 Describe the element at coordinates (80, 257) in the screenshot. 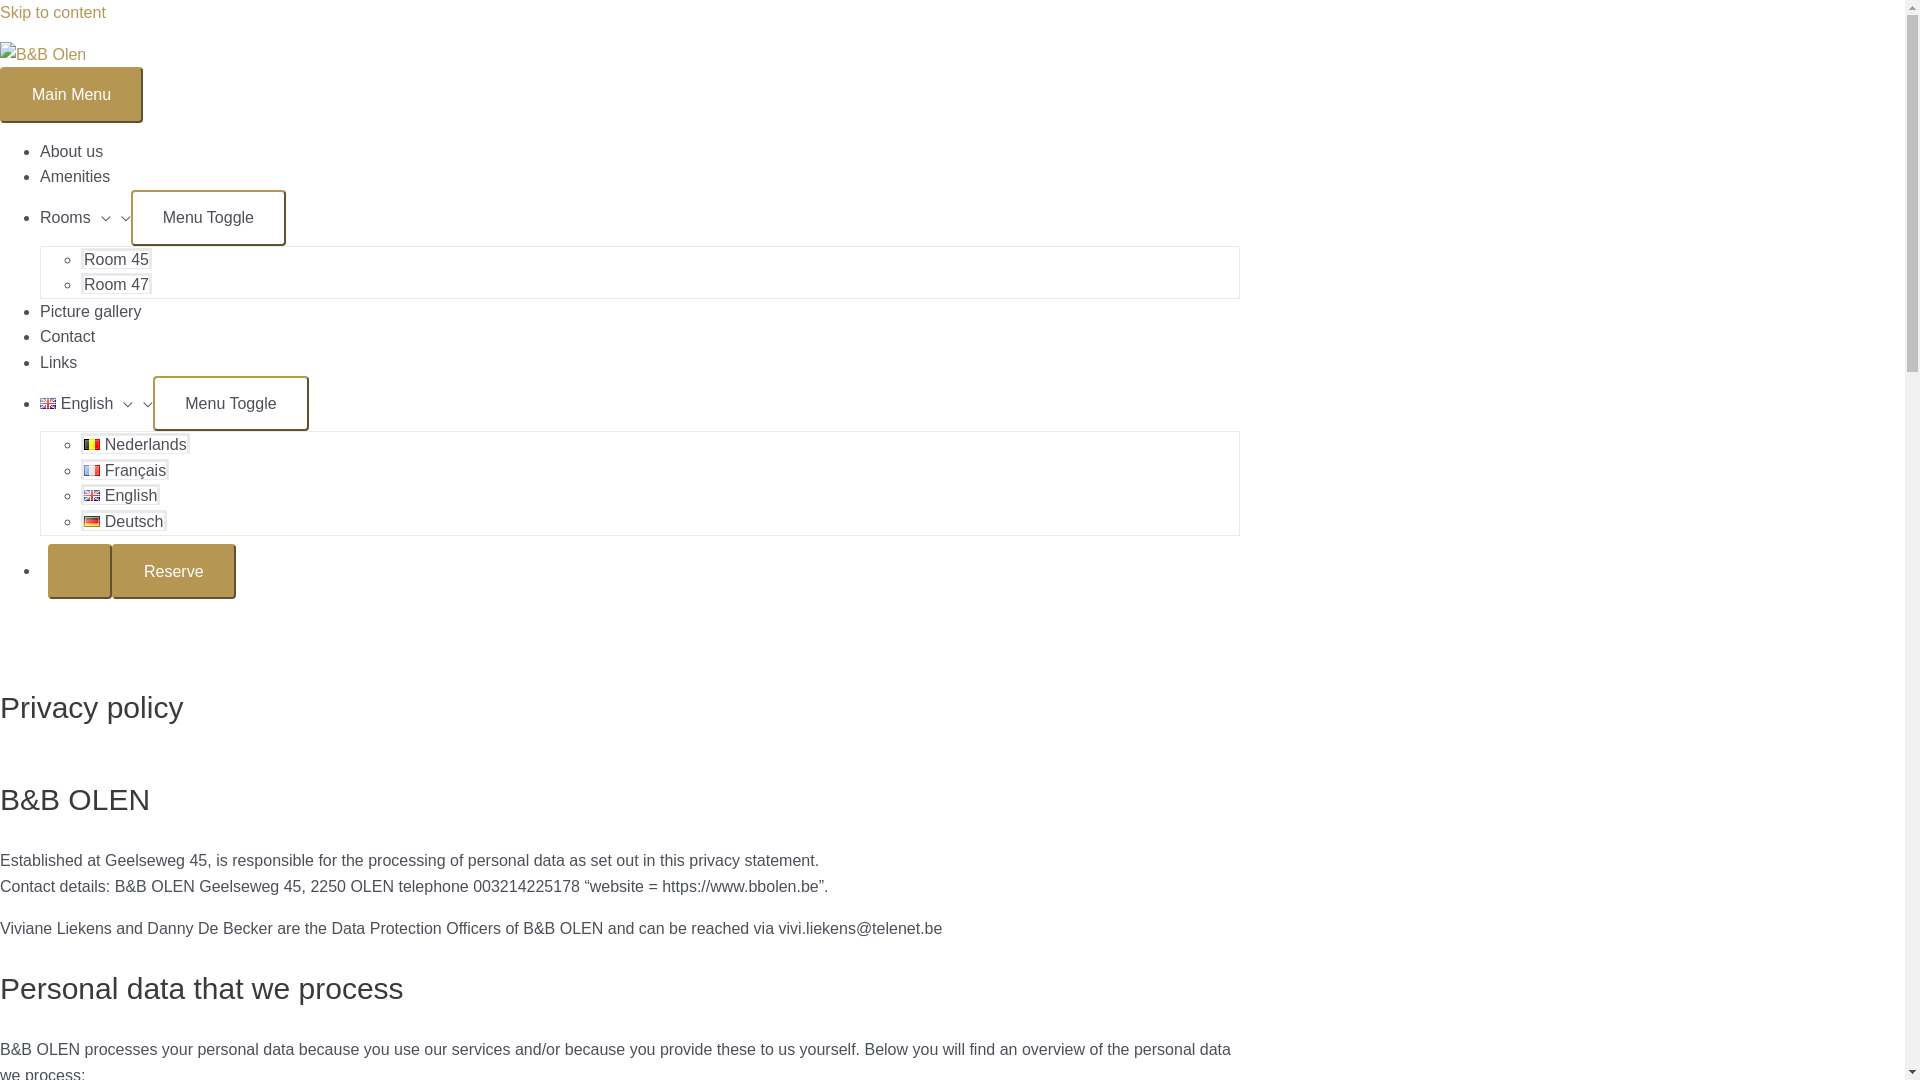

I see `'Room 45'` at that location.